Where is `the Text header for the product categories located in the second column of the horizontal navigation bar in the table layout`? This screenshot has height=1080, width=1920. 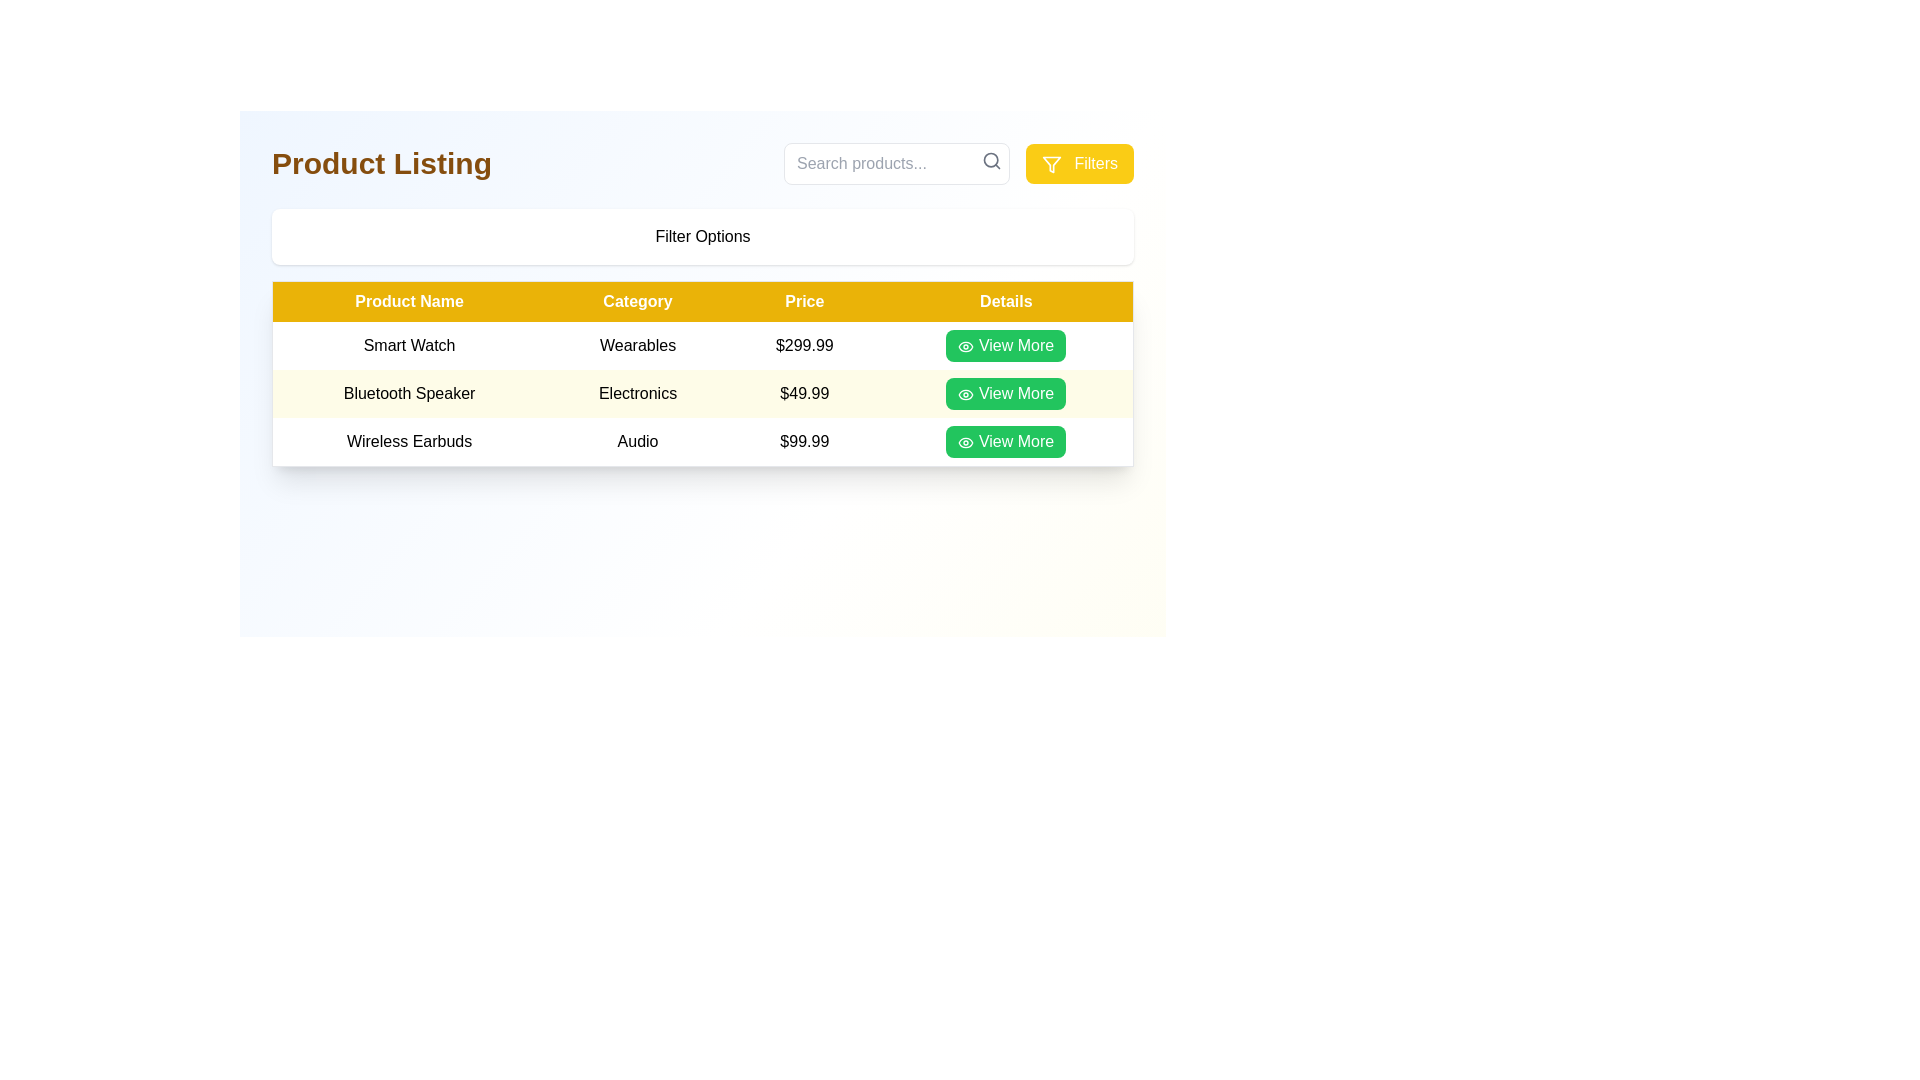
the Text header for the product categories located in the second column of the horizontal navigation bar in the table layout is located at coordinates (637, 301).